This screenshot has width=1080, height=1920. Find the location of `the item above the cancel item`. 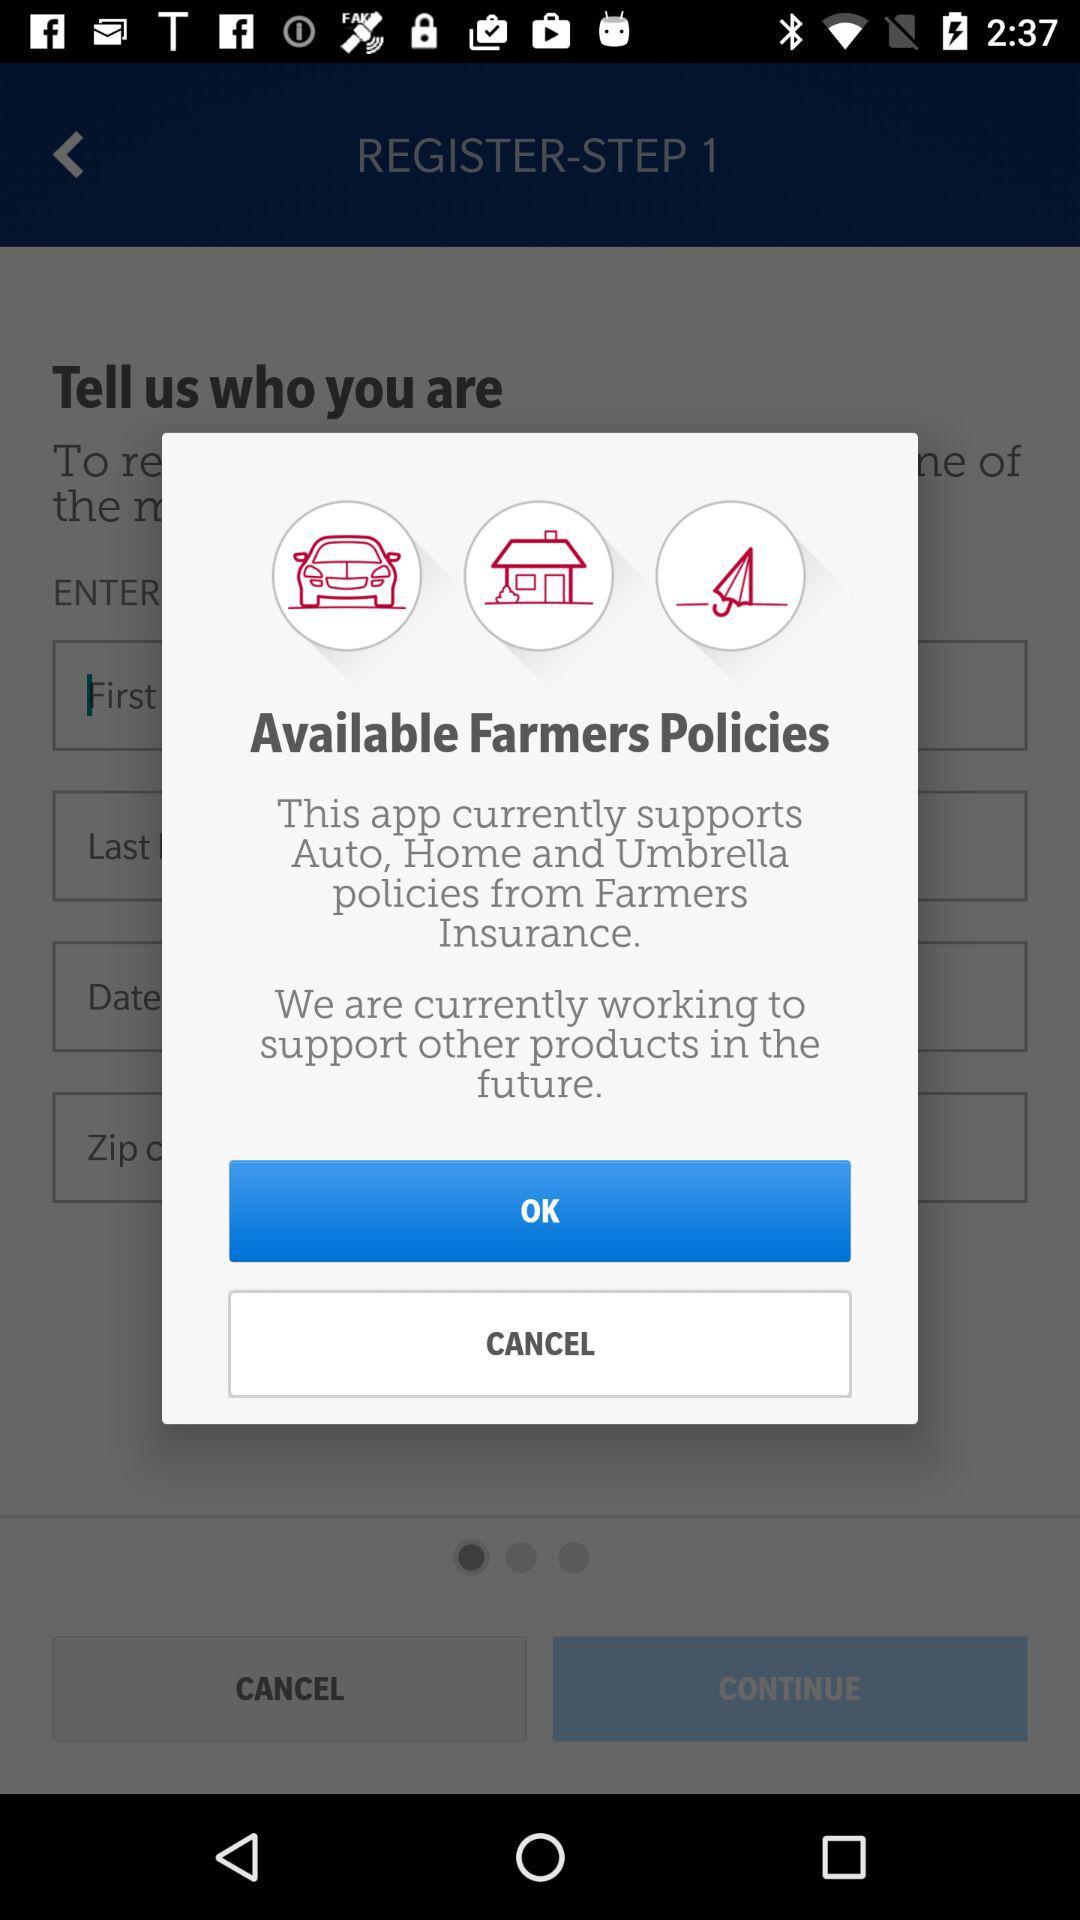

the item above the cancel item is located at coordinates (540, 1210).